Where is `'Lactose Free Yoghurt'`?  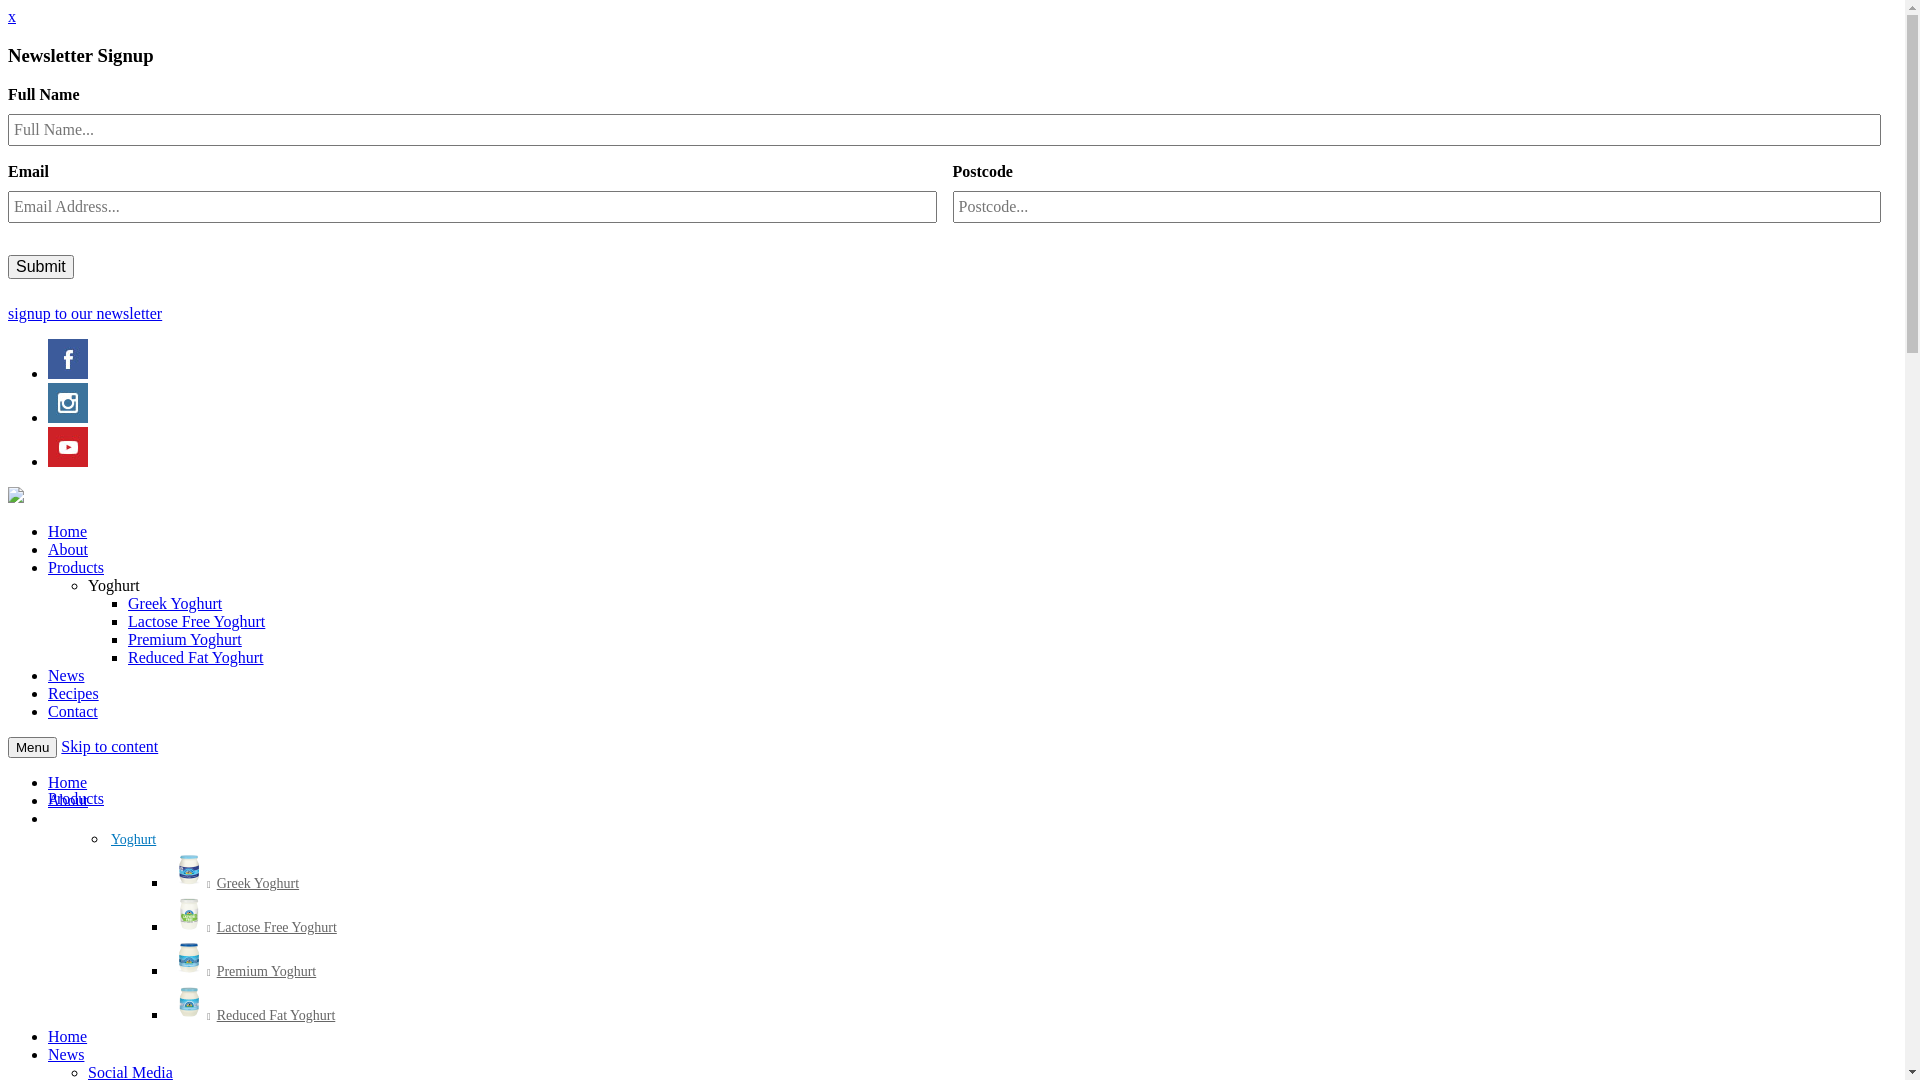
'Lactose Free Yoghurt' is located at coordinates (196, 620).